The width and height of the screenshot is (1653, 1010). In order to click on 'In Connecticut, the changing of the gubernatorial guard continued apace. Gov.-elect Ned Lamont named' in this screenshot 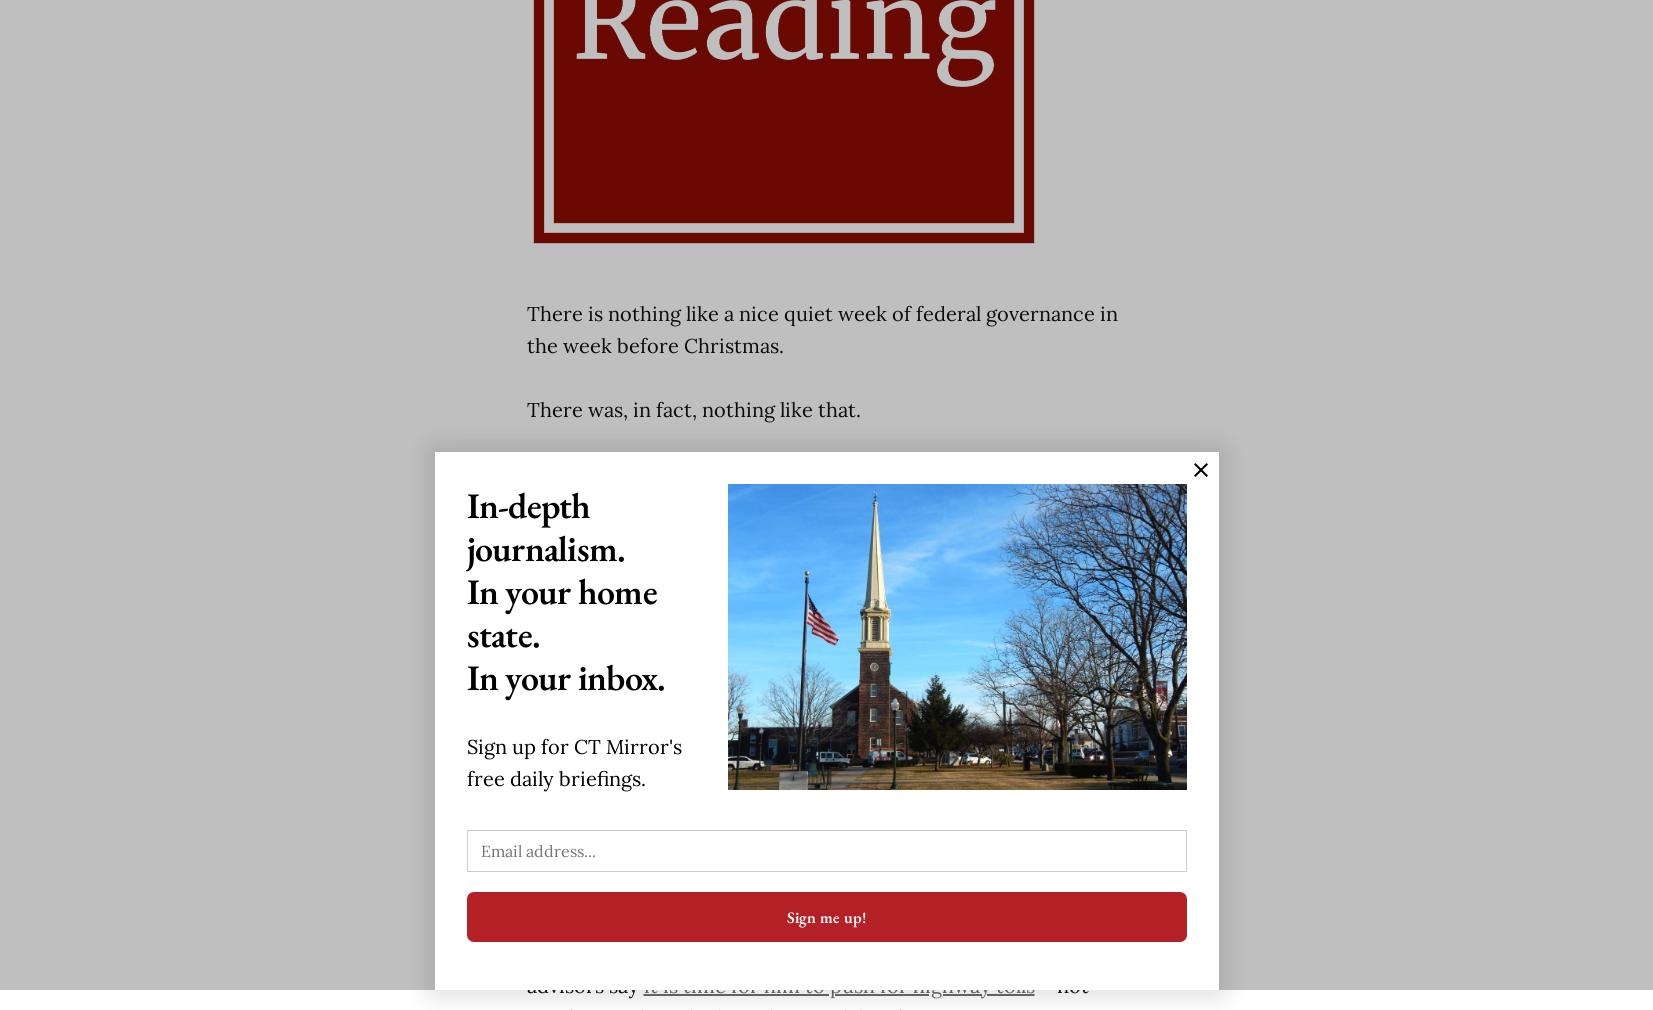, I will do `click(786, 679)`.